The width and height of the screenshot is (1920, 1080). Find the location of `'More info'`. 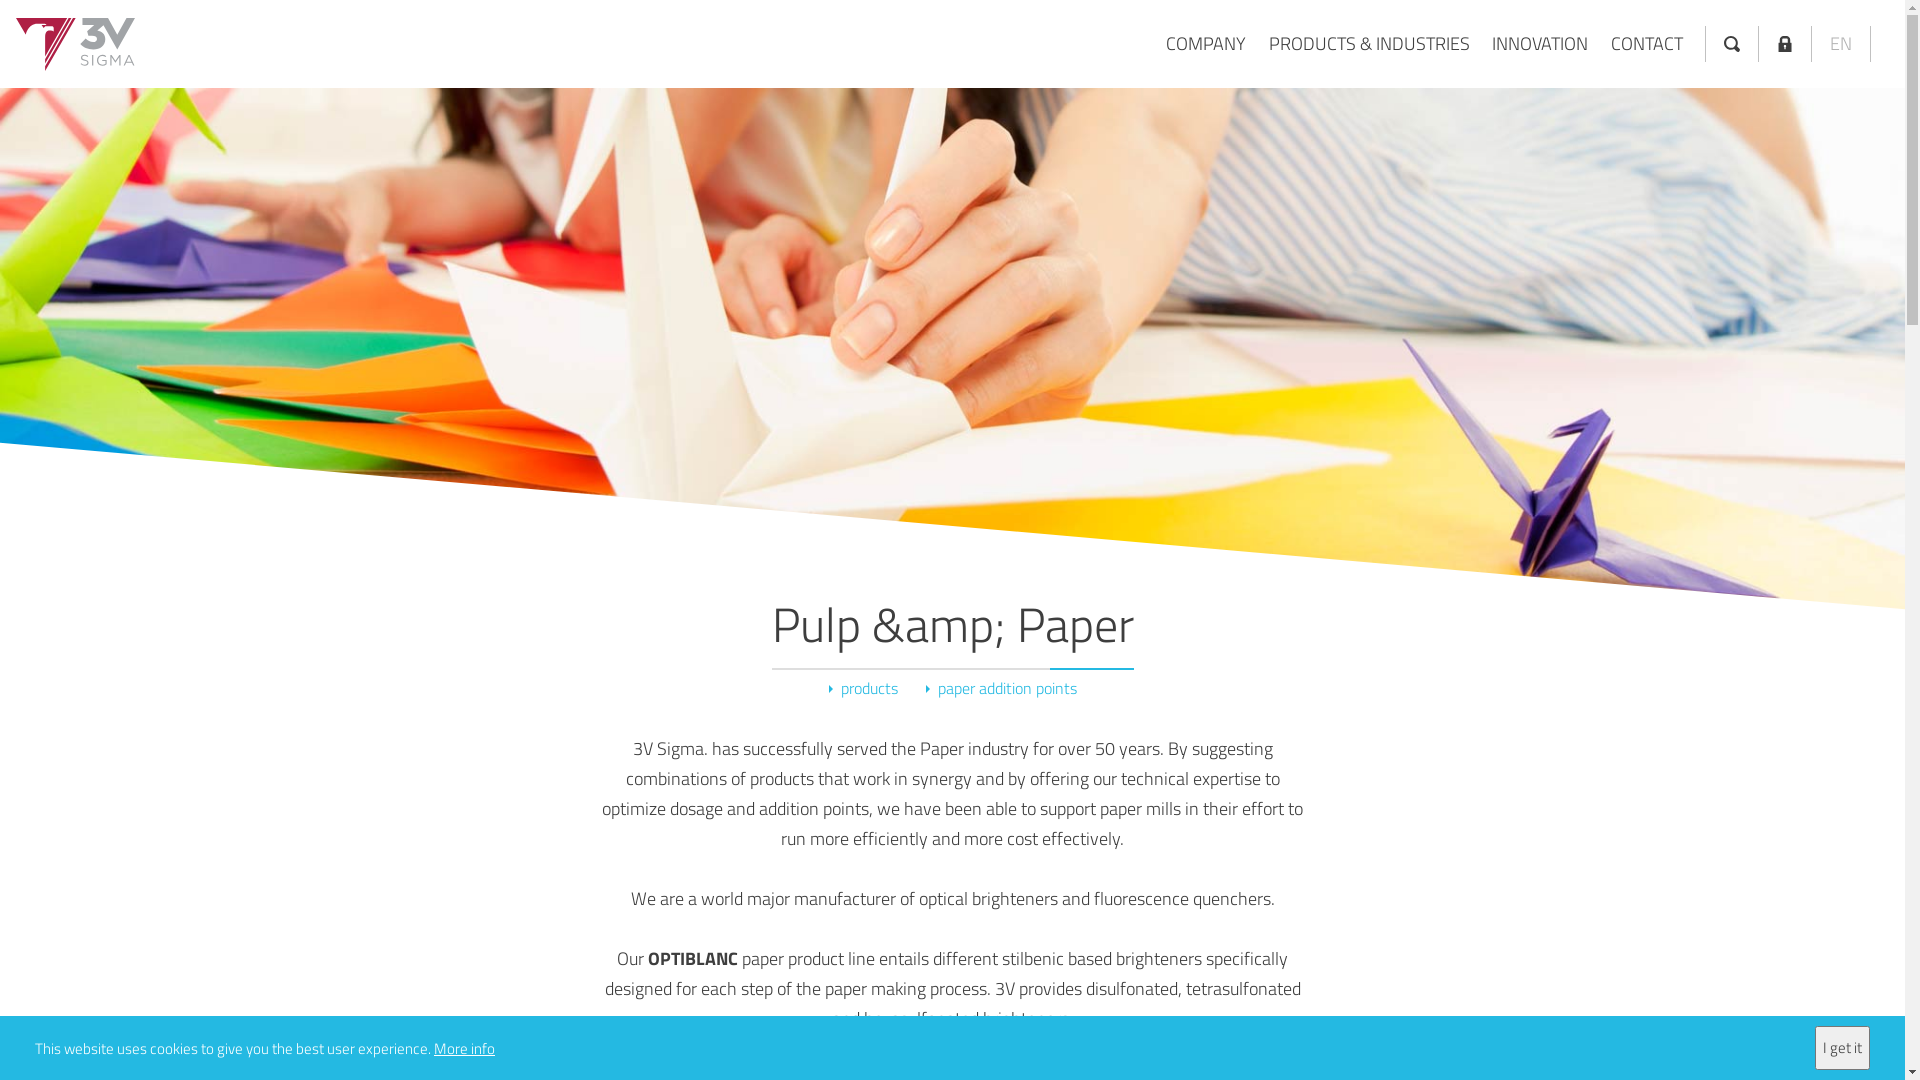

'More info' is located at coordinates (463, 1046).